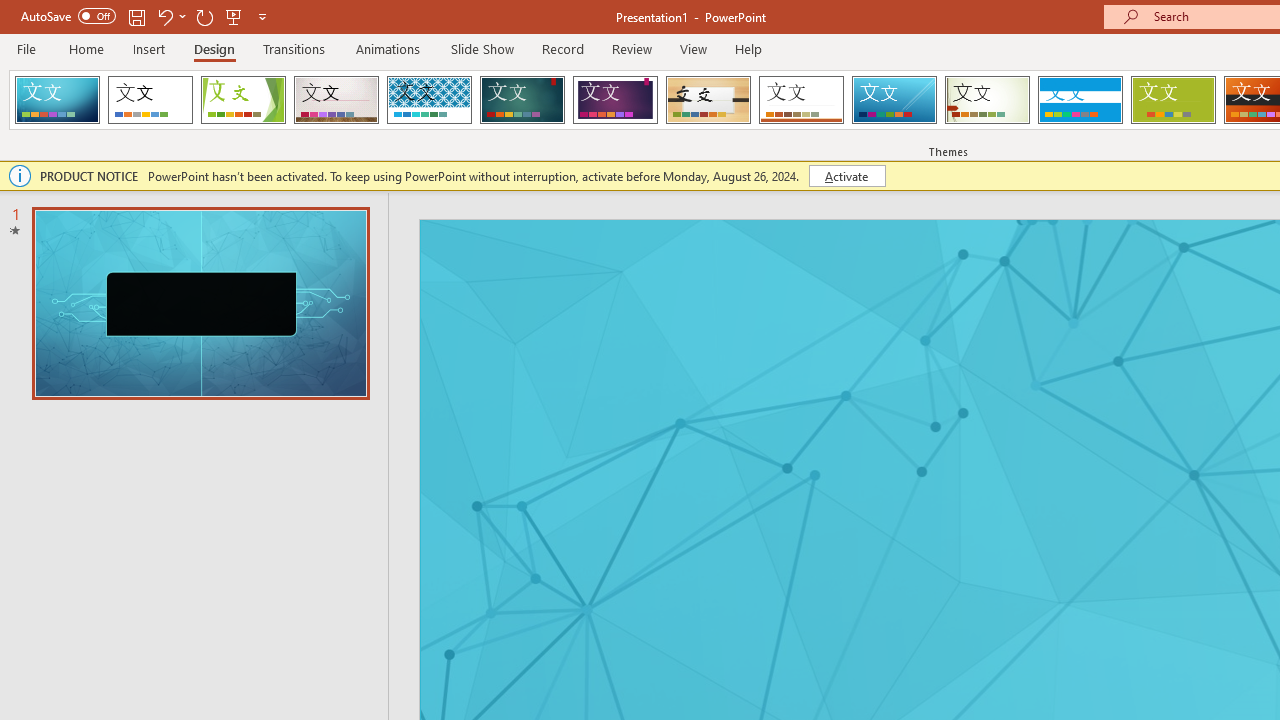 This screenshot has width=1280, height=720. I want to click on 'Facet', so click(242, 100).